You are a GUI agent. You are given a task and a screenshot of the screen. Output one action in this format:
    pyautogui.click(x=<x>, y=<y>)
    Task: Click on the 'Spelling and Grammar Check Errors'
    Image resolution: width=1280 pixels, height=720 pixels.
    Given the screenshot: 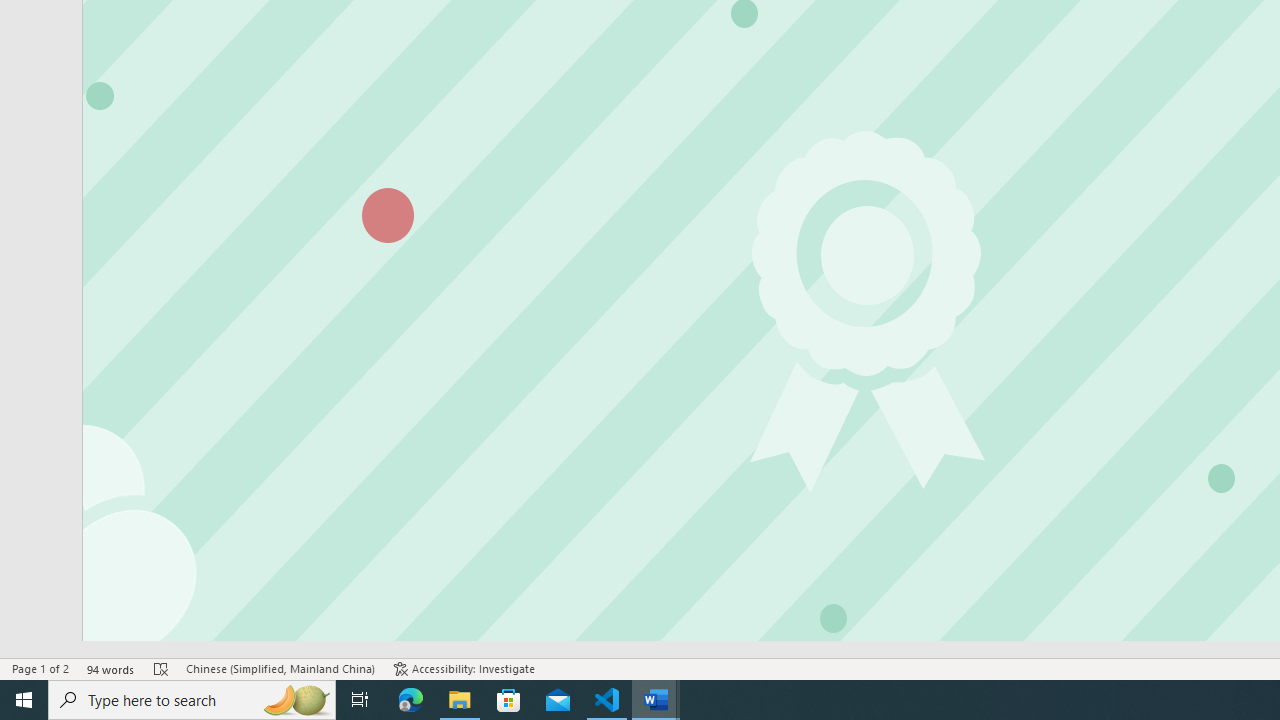 What is the action you would take?
    pyautogui.click(x=161, y=669)
    